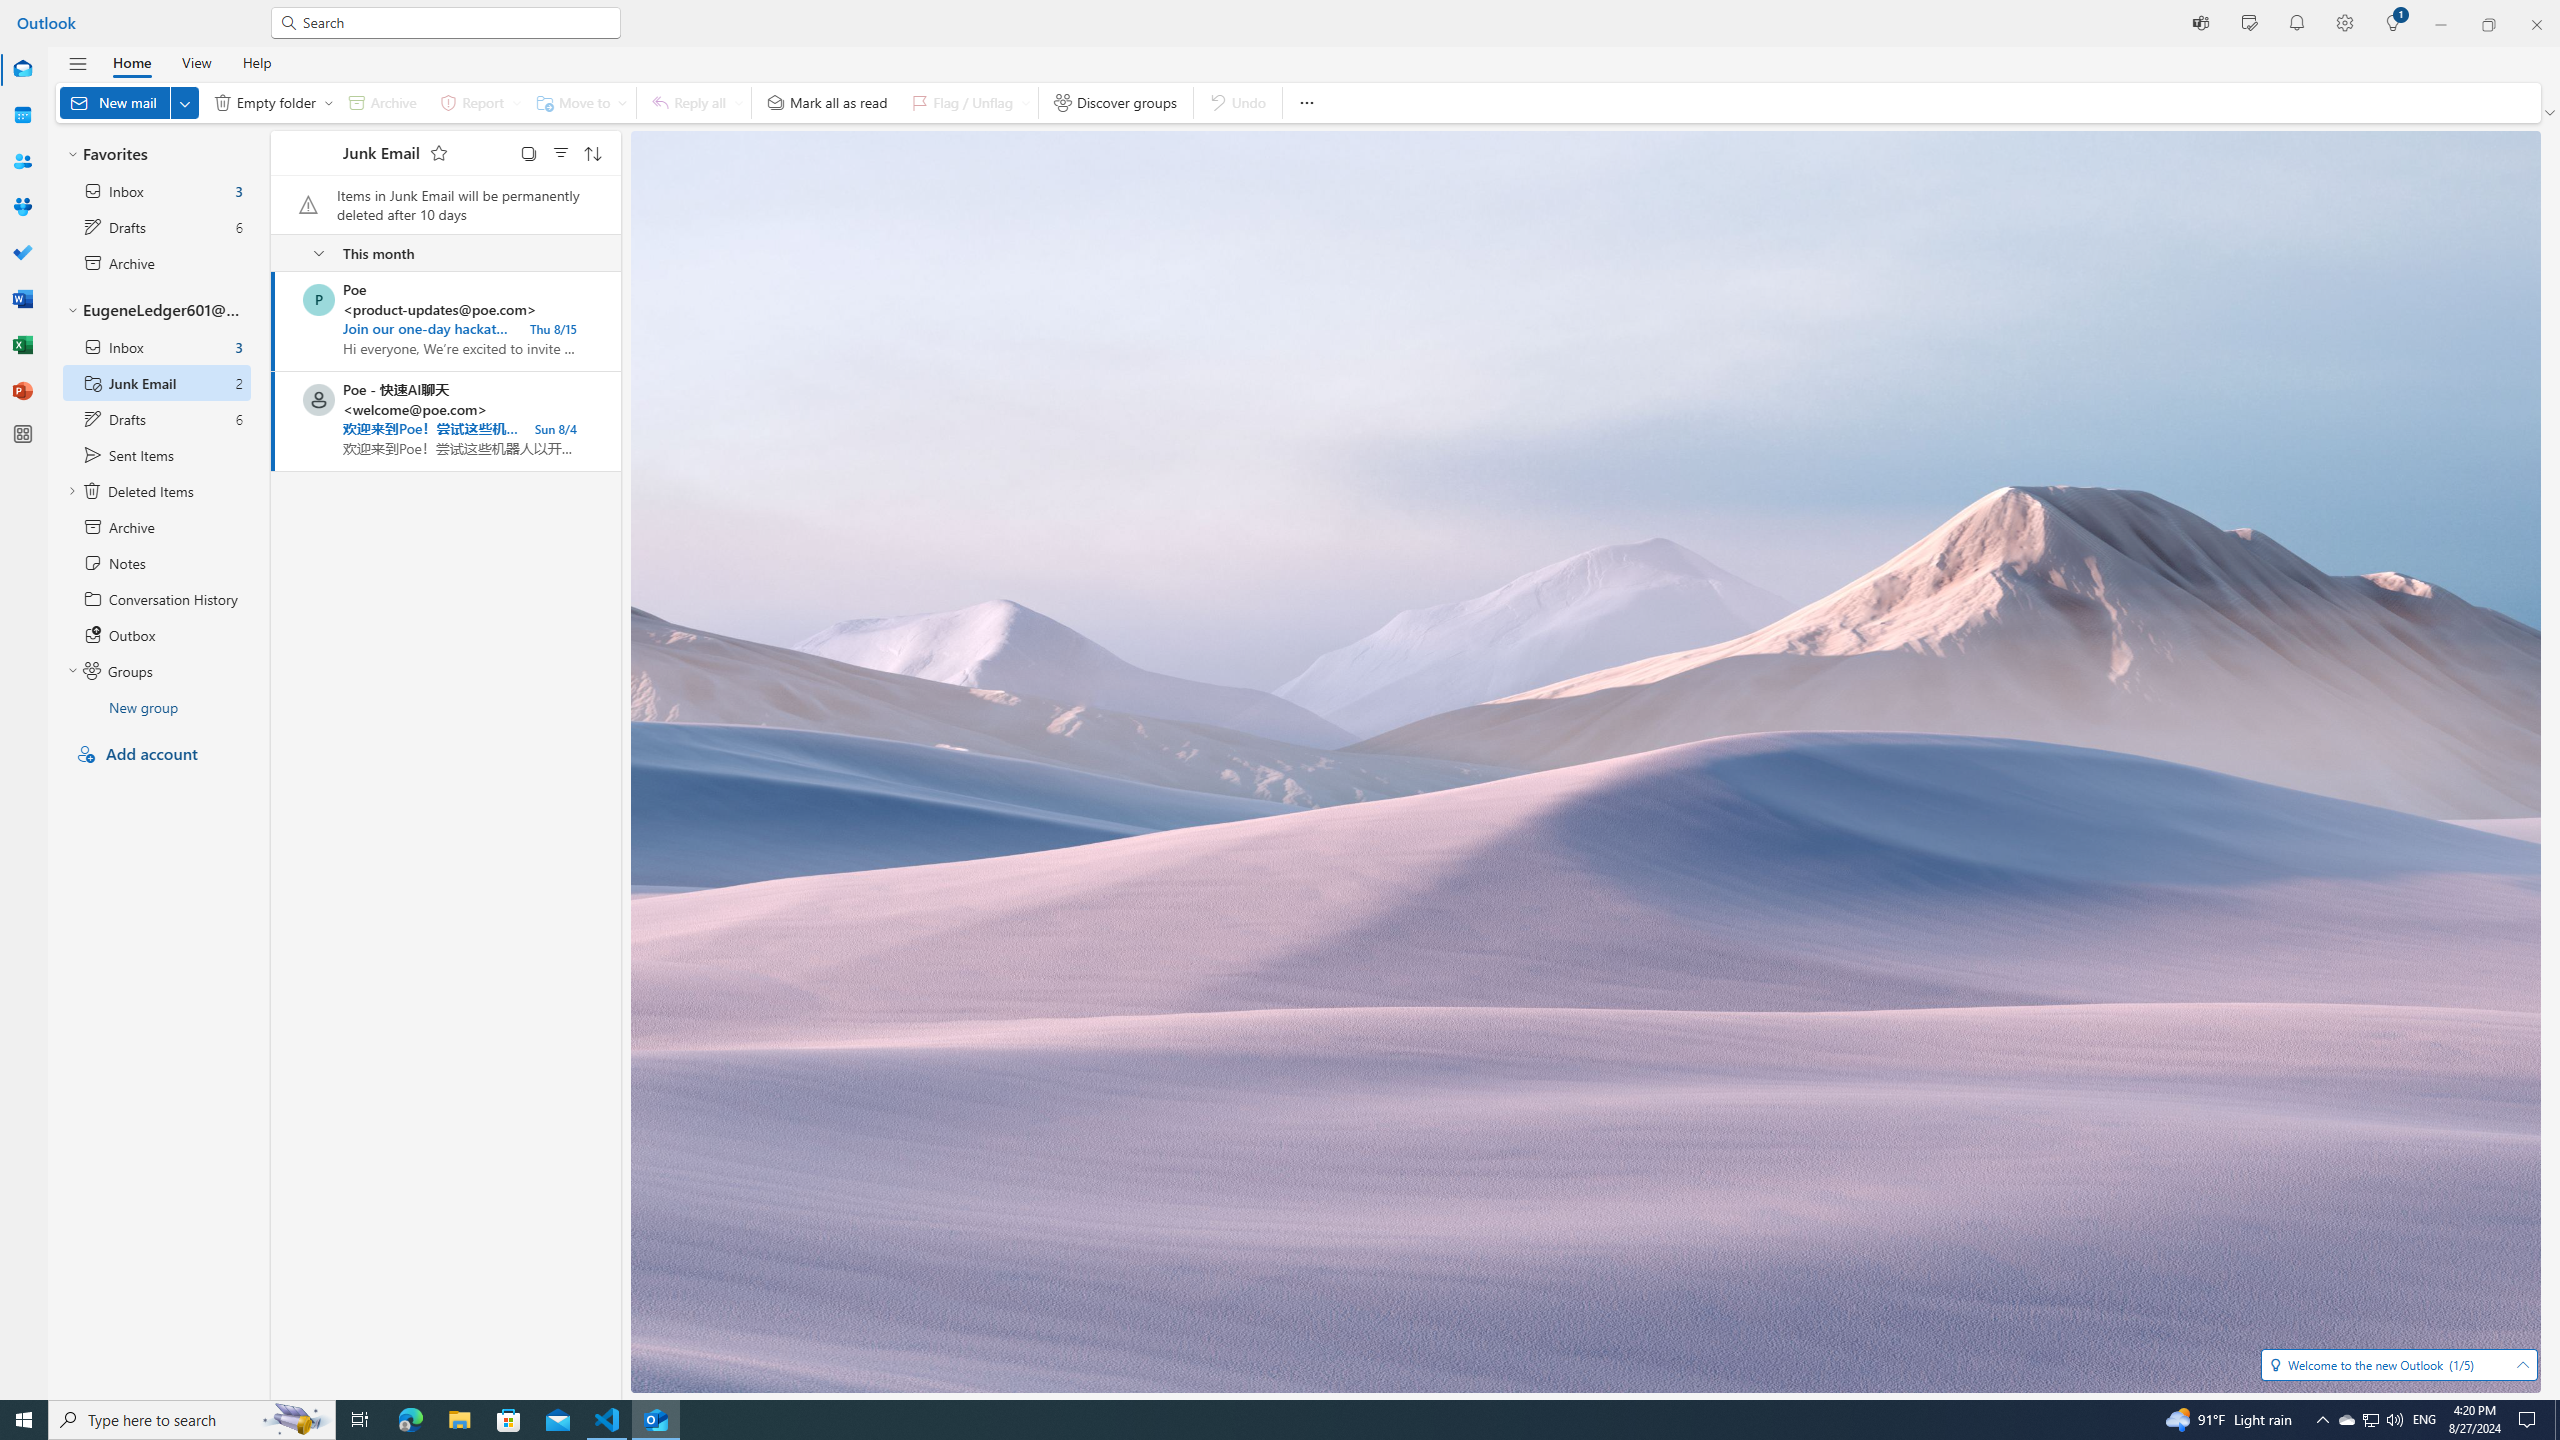 This screenshot has width=2560, height=1440. I want to click on 'Undo', so click(1236, 102).